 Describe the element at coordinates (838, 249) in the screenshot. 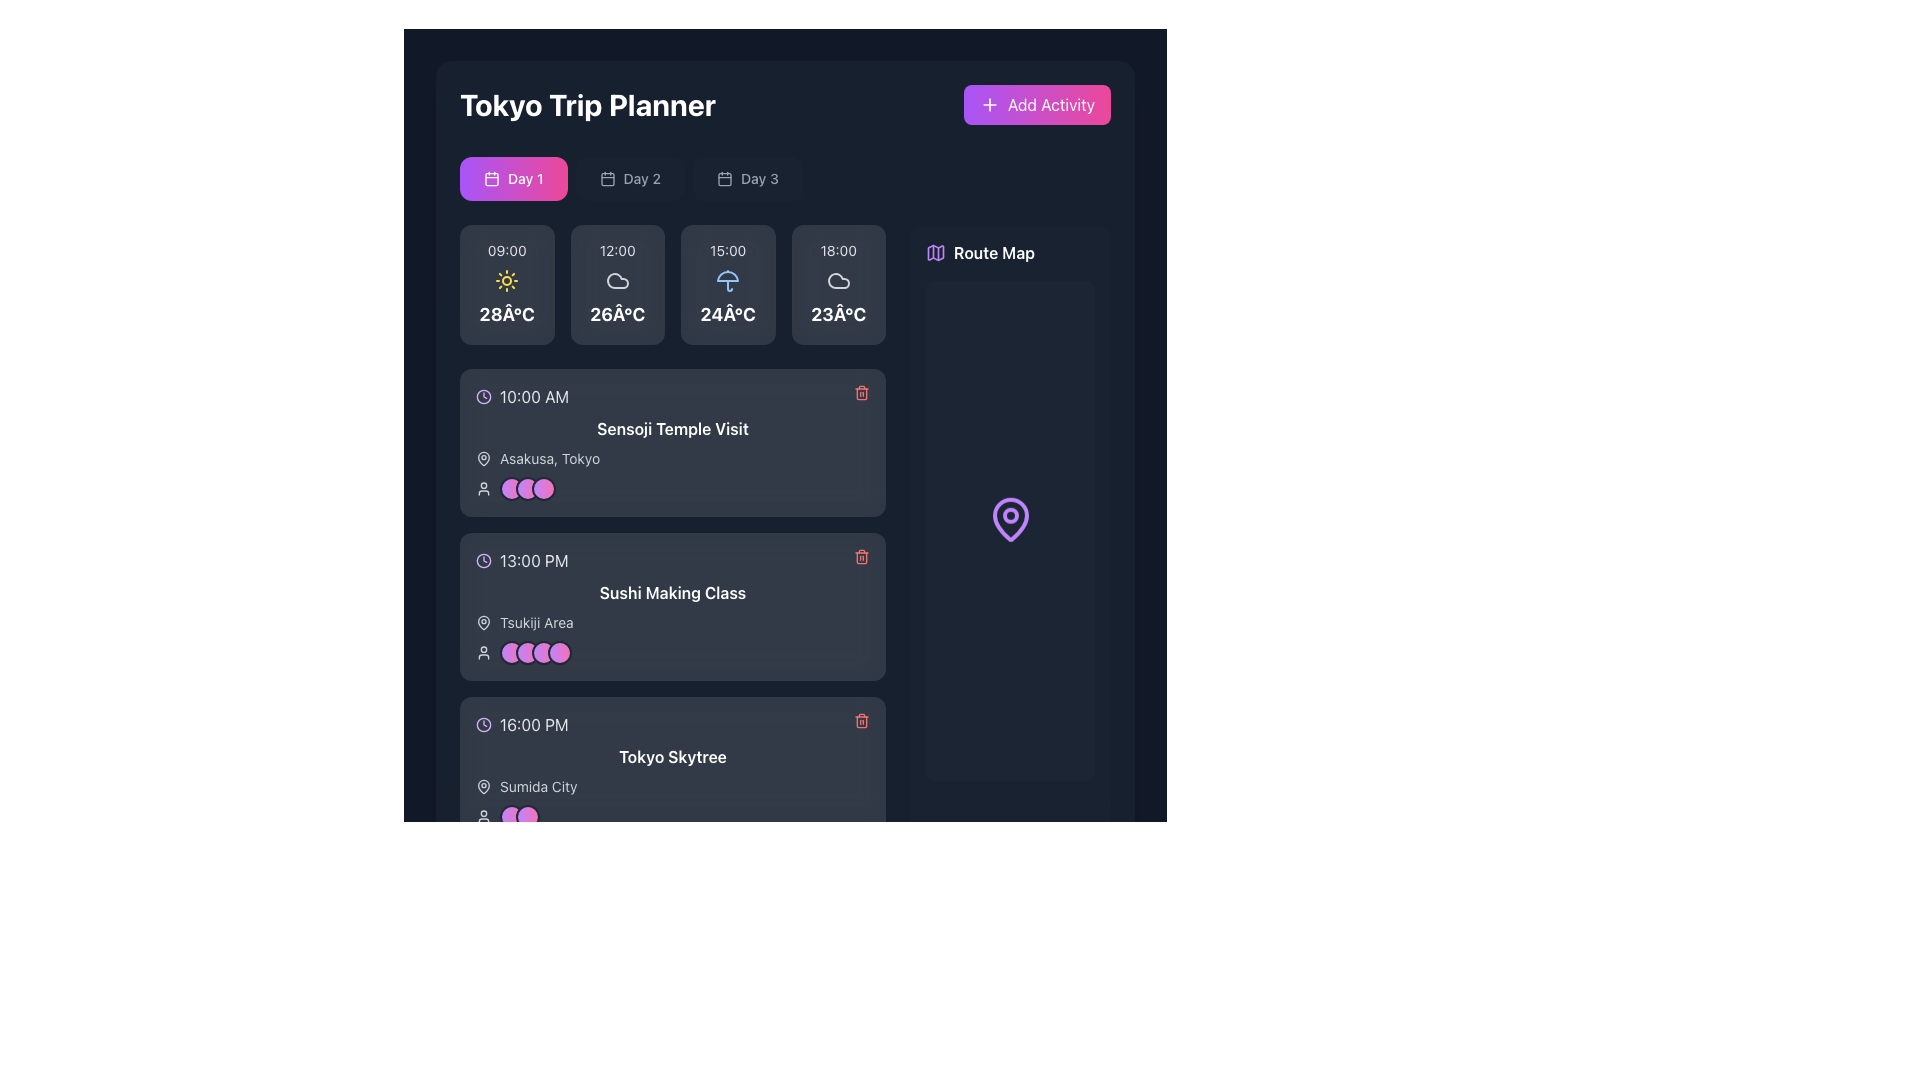

I see `the text label displaying '18:00', which is styled with a small font size and light gray color, located in the top right of the weather forecast section` at that location.